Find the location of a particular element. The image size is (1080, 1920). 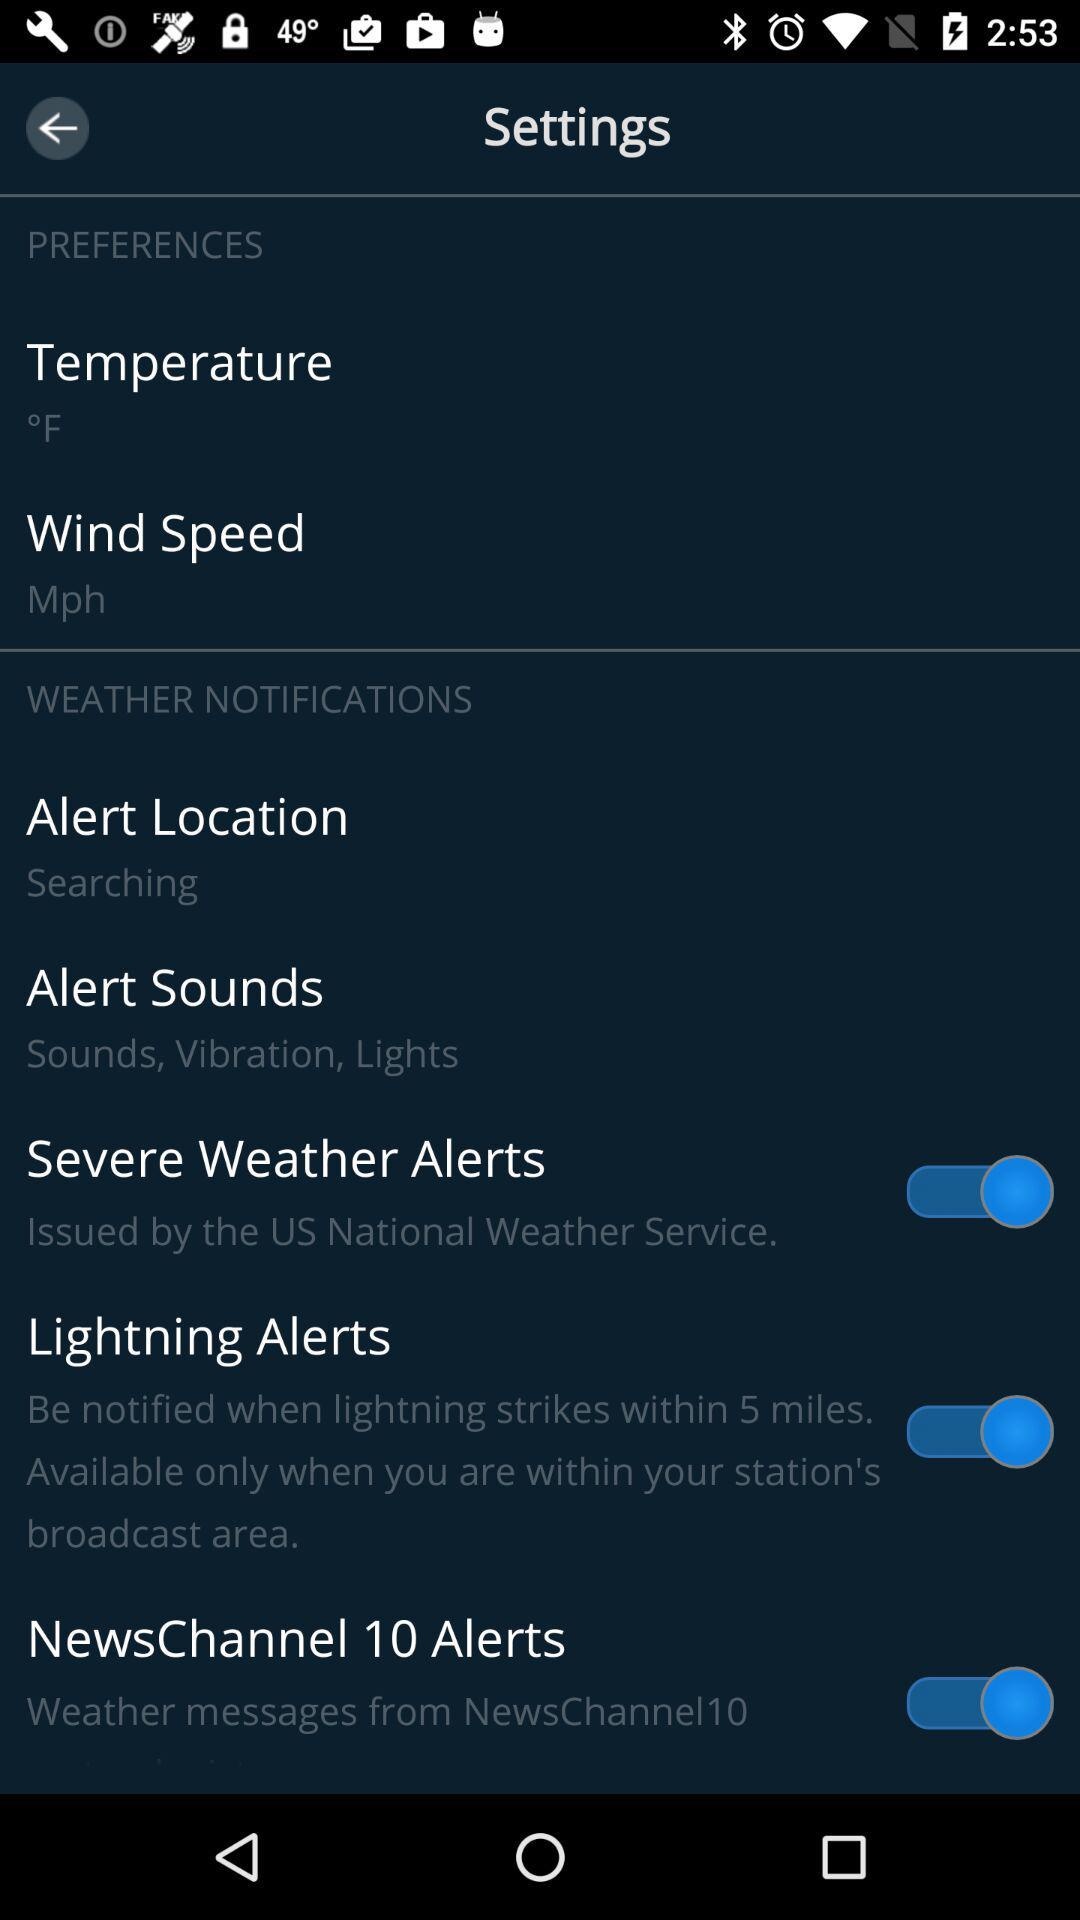

the arrow_backward icon is located at coordinates (56, 127).